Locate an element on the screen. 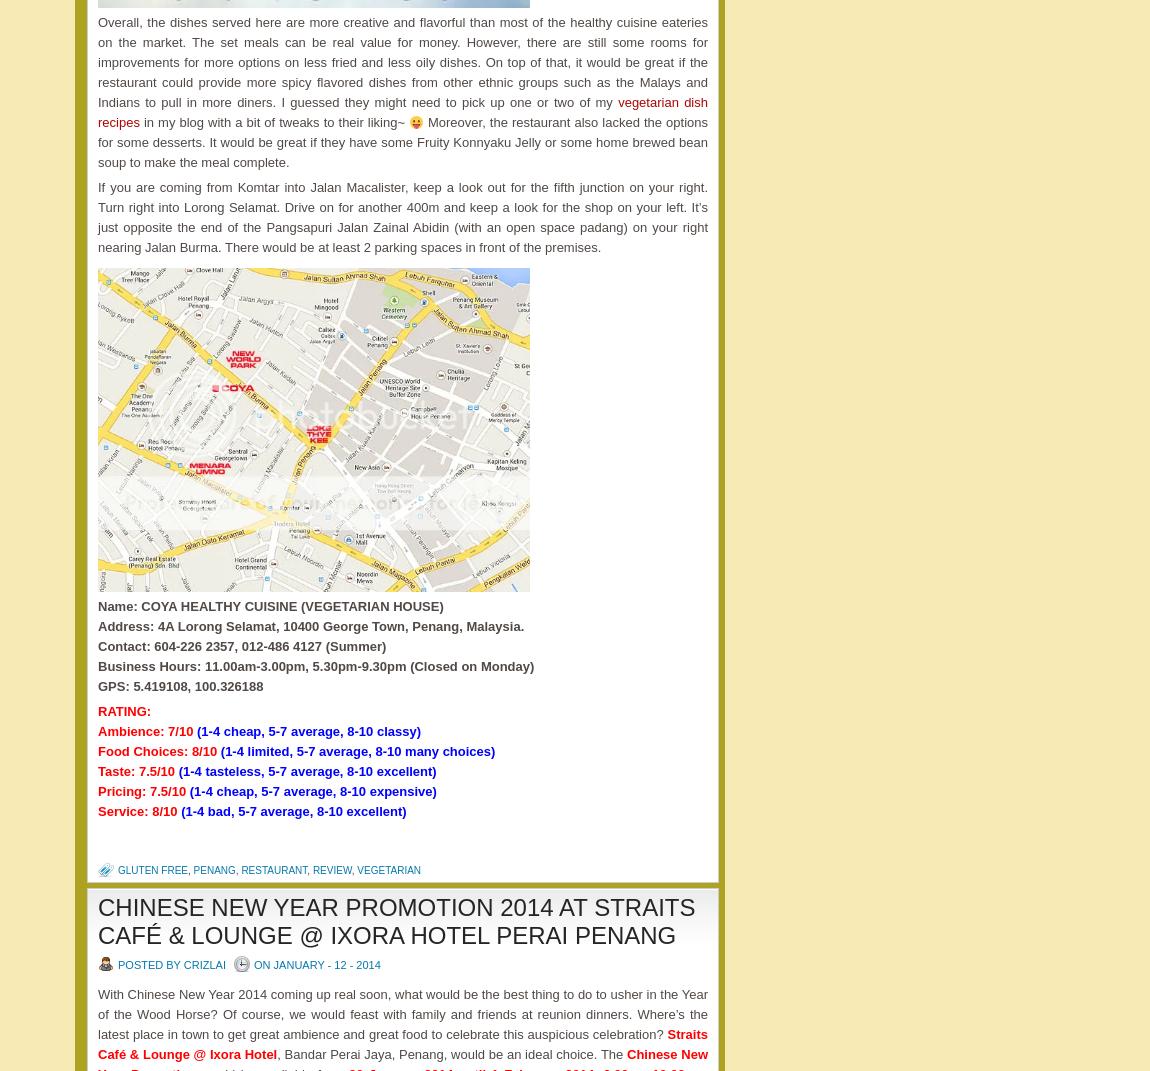  'Address: 4A Lorong Selamat, 10400 George Town, Penang, Malaysia.' is located at coordinates (96, 625).